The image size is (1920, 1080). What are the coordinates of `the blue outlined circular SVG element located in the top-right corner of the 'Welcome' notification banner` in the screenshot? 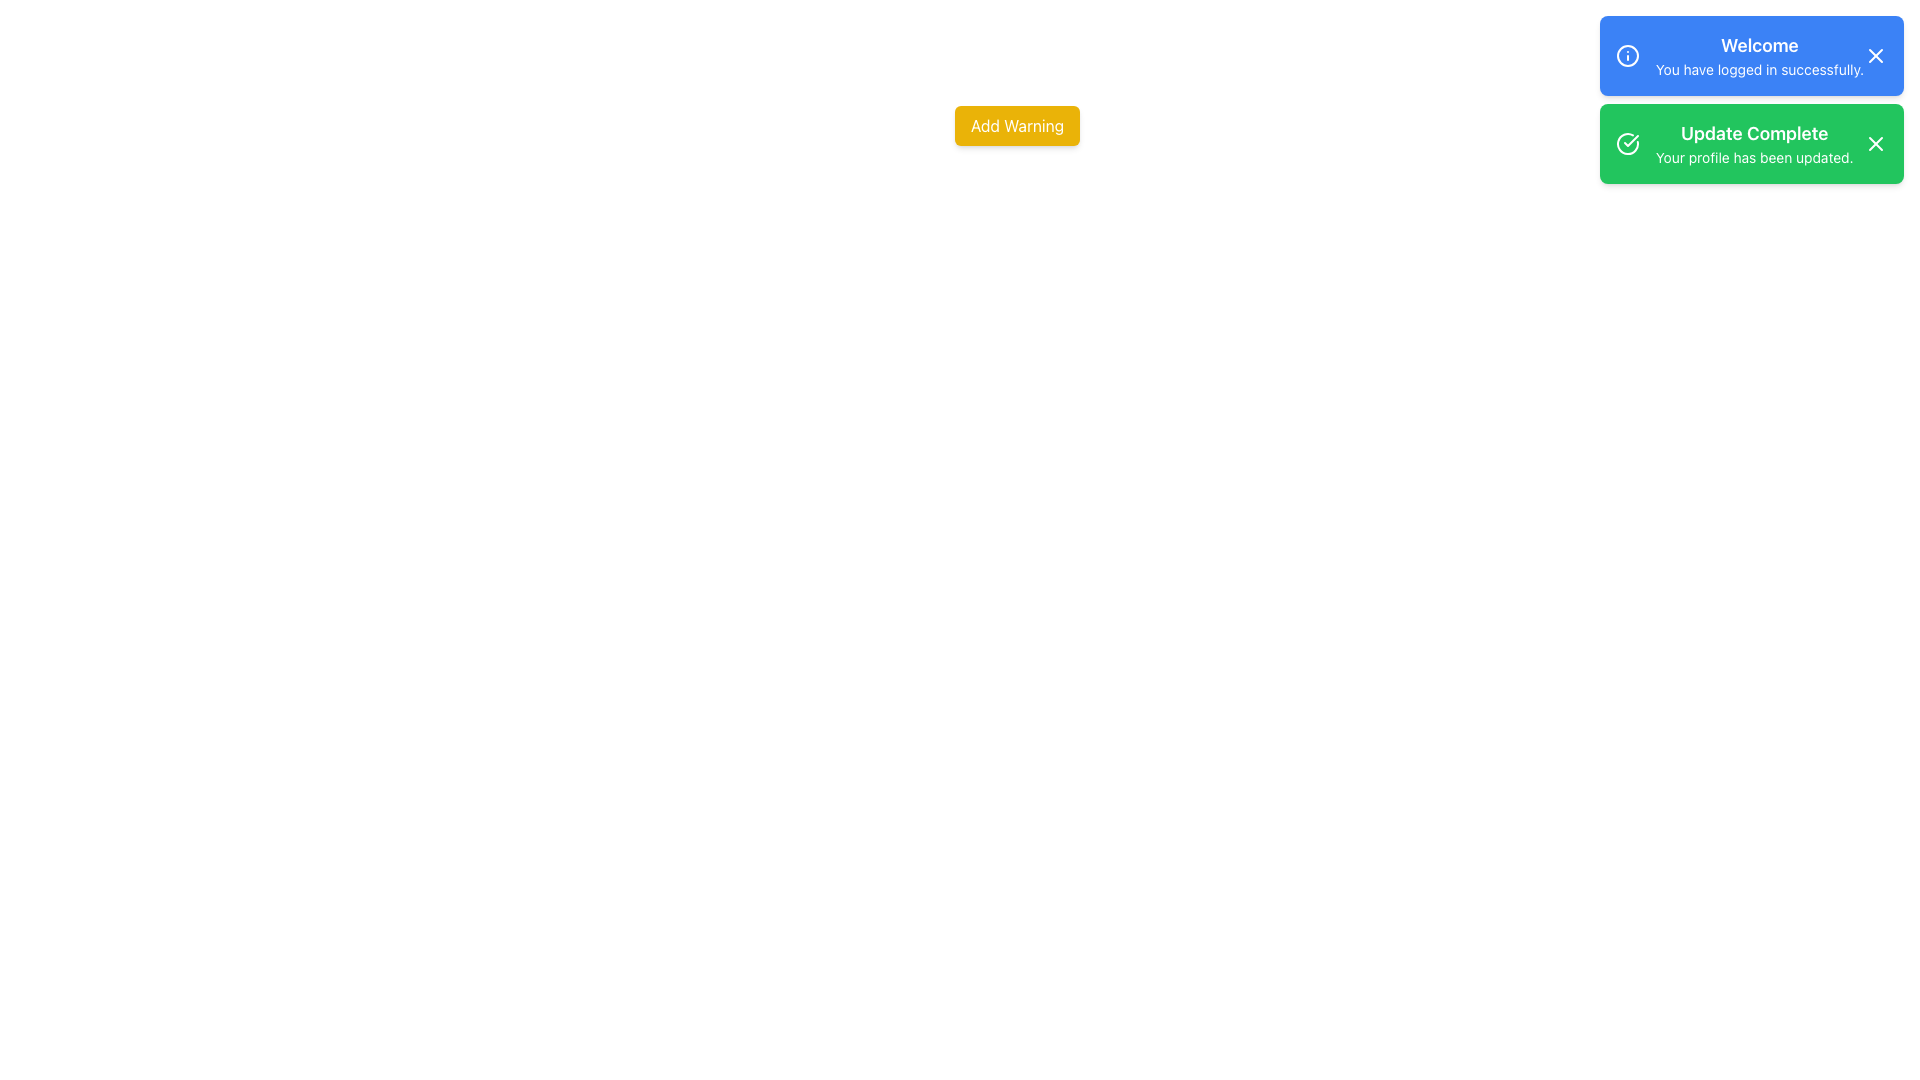 It's located at (1627, 55).